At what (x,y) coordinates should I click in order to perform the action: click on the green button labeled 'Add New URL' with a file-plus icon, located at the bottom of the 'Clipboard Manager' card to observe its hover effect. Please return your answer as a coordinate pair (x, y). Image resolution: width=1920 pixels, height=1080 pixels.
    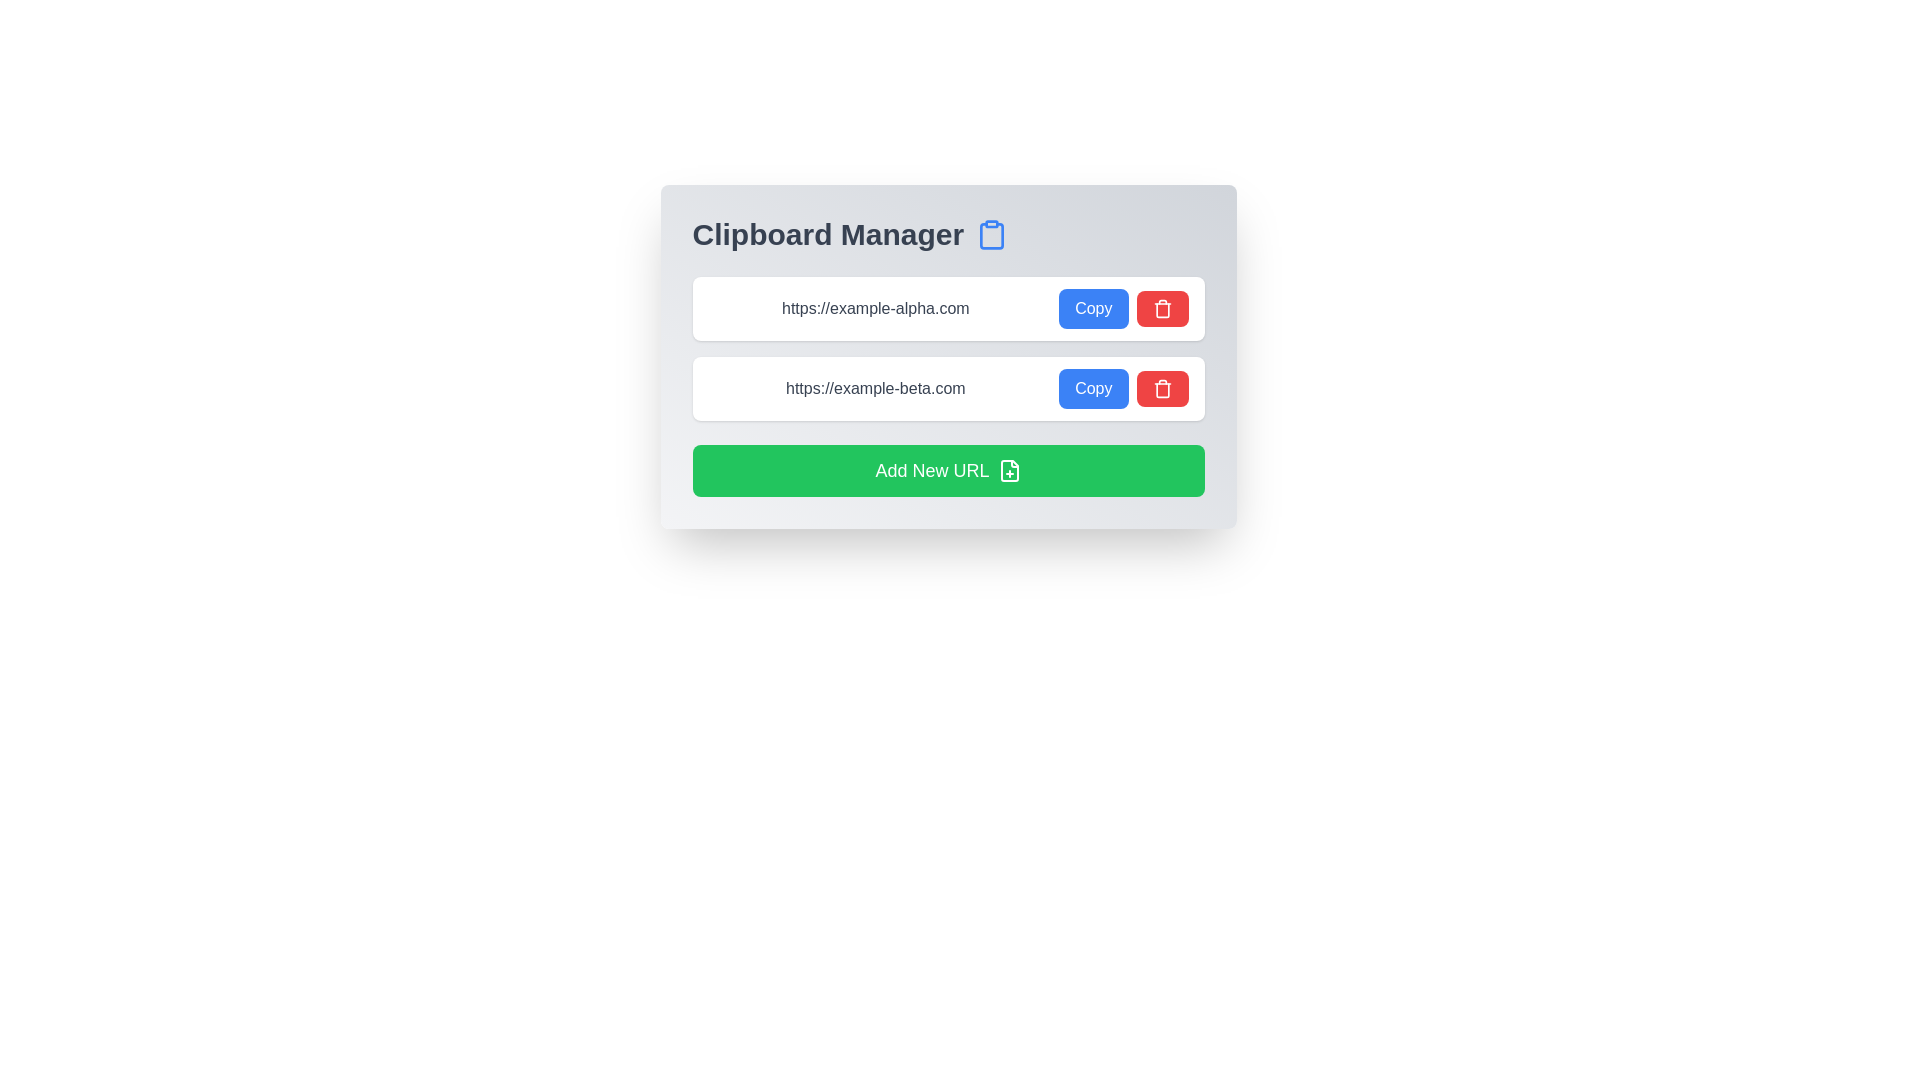
    Looking at the image, I should click on (947, 470).